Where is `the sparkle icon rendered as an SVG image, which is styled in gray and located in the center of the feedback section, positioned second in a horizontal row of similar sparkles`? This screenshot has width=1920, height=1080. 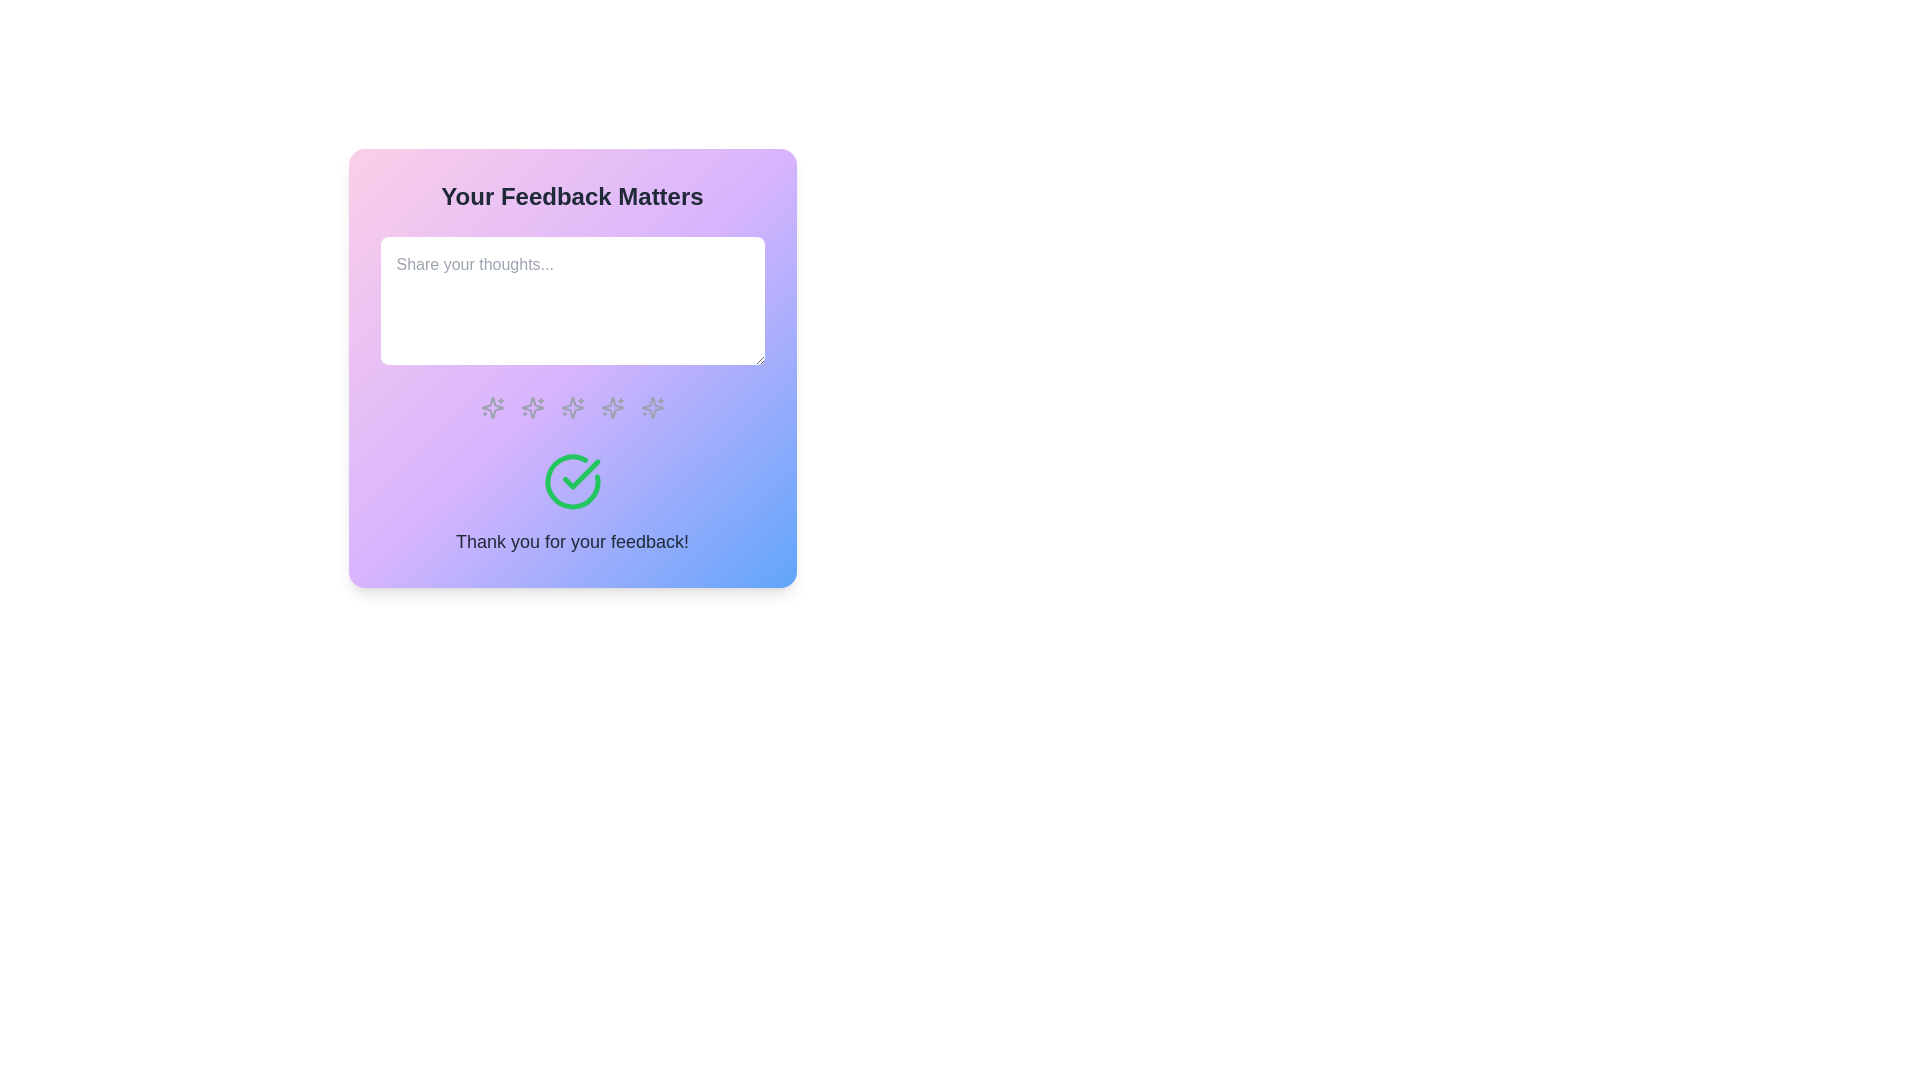
the sparkle icon rendered as an SVG image, which is styled in gray and located in the center of the feedback section, positioned second in a horizontal row of similar sparkles is located at coordinates (532, 407).